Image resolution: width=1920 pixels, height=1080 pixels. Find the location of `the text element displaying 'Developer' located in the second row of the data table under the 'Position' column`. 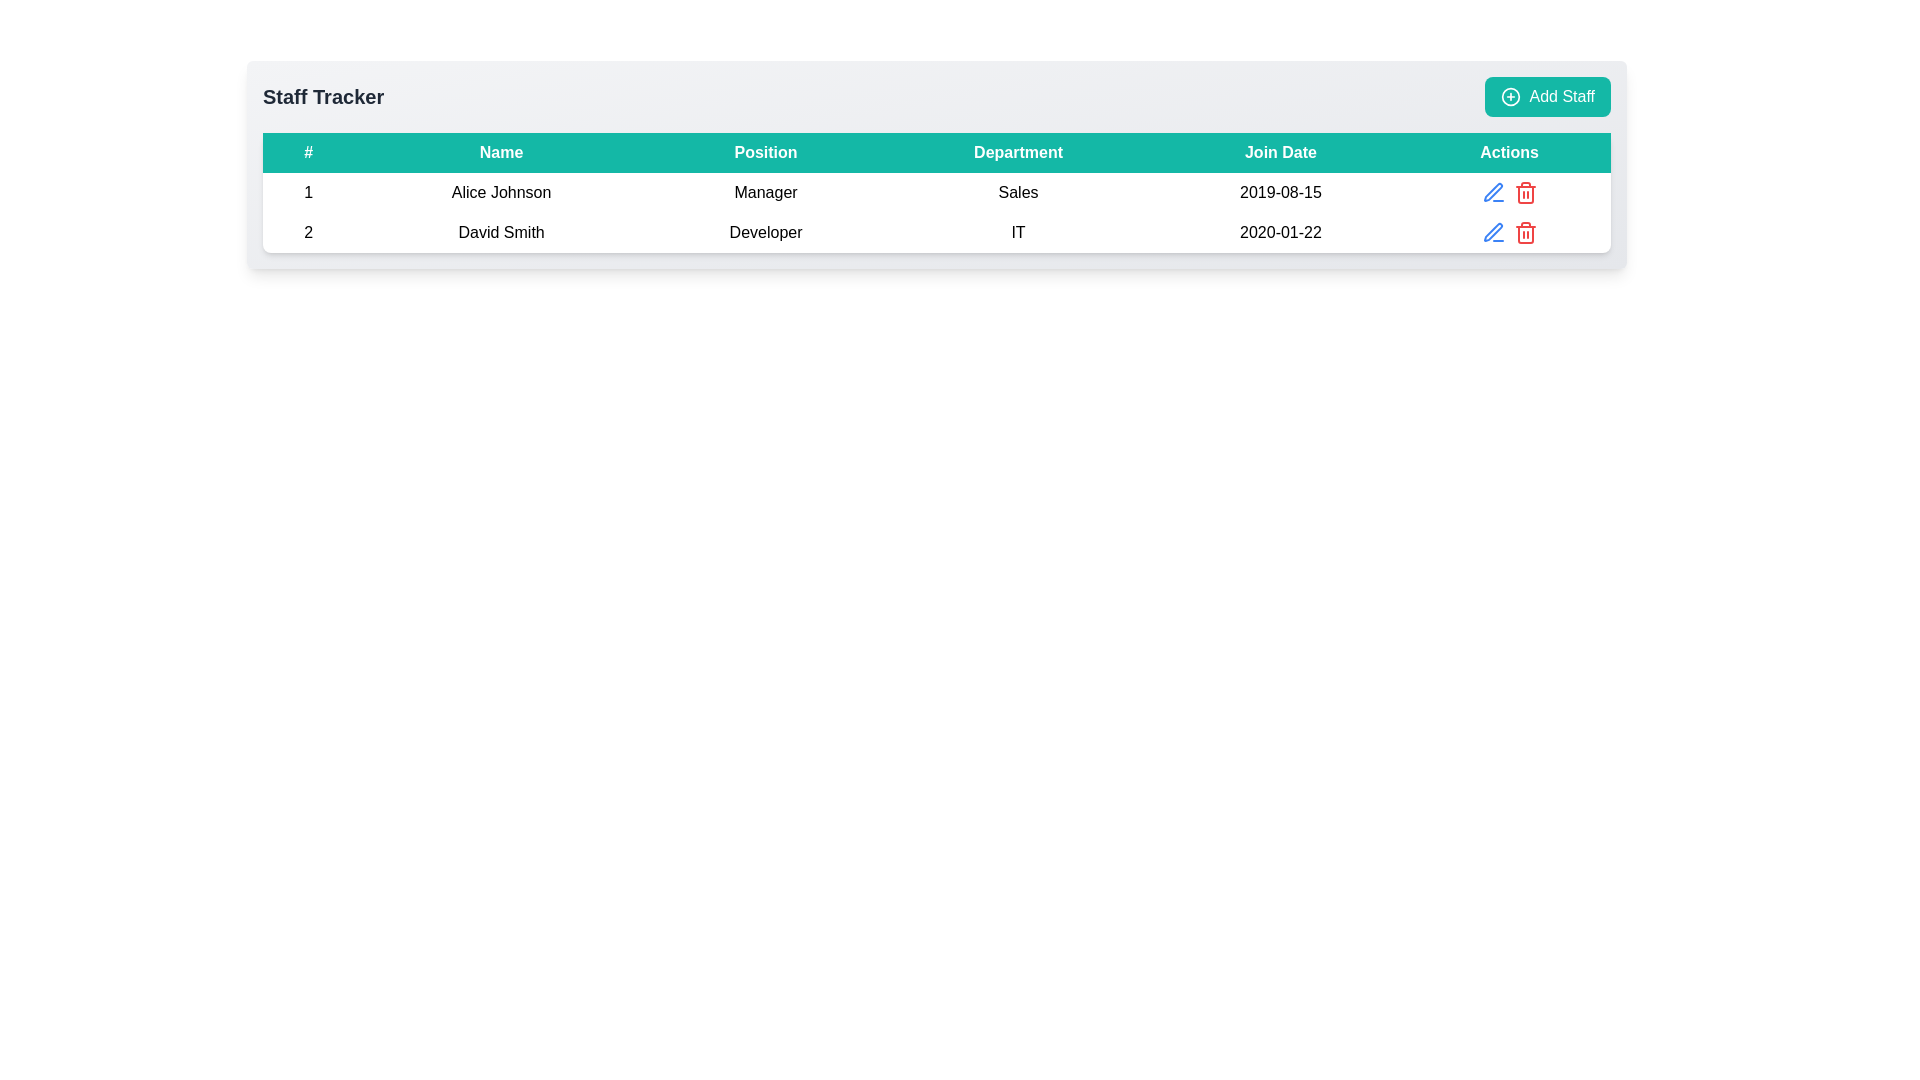

the text element displaying 'Developer' located in the second row of the data table under the 'Position' column is located at coordinates (765, 231).